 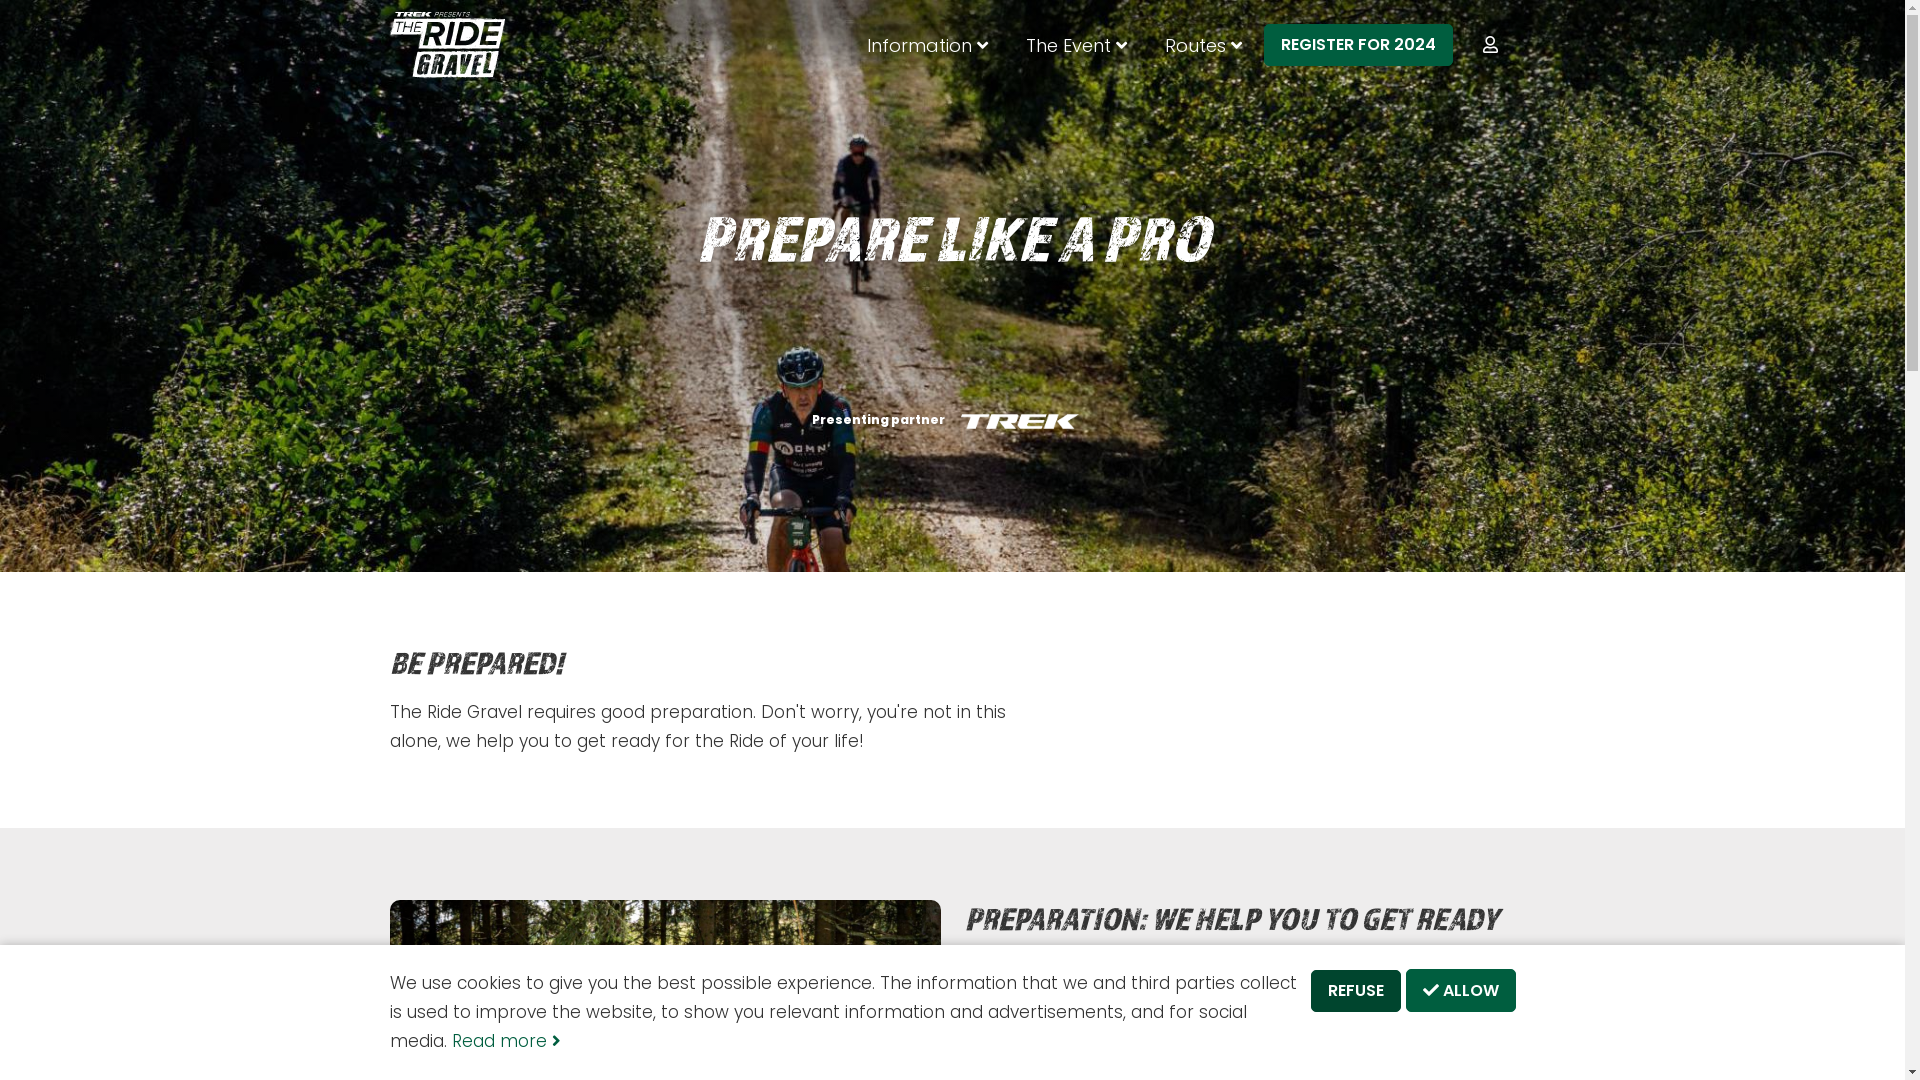 I want to click on 'Read more', so click(x=506, y=1040).